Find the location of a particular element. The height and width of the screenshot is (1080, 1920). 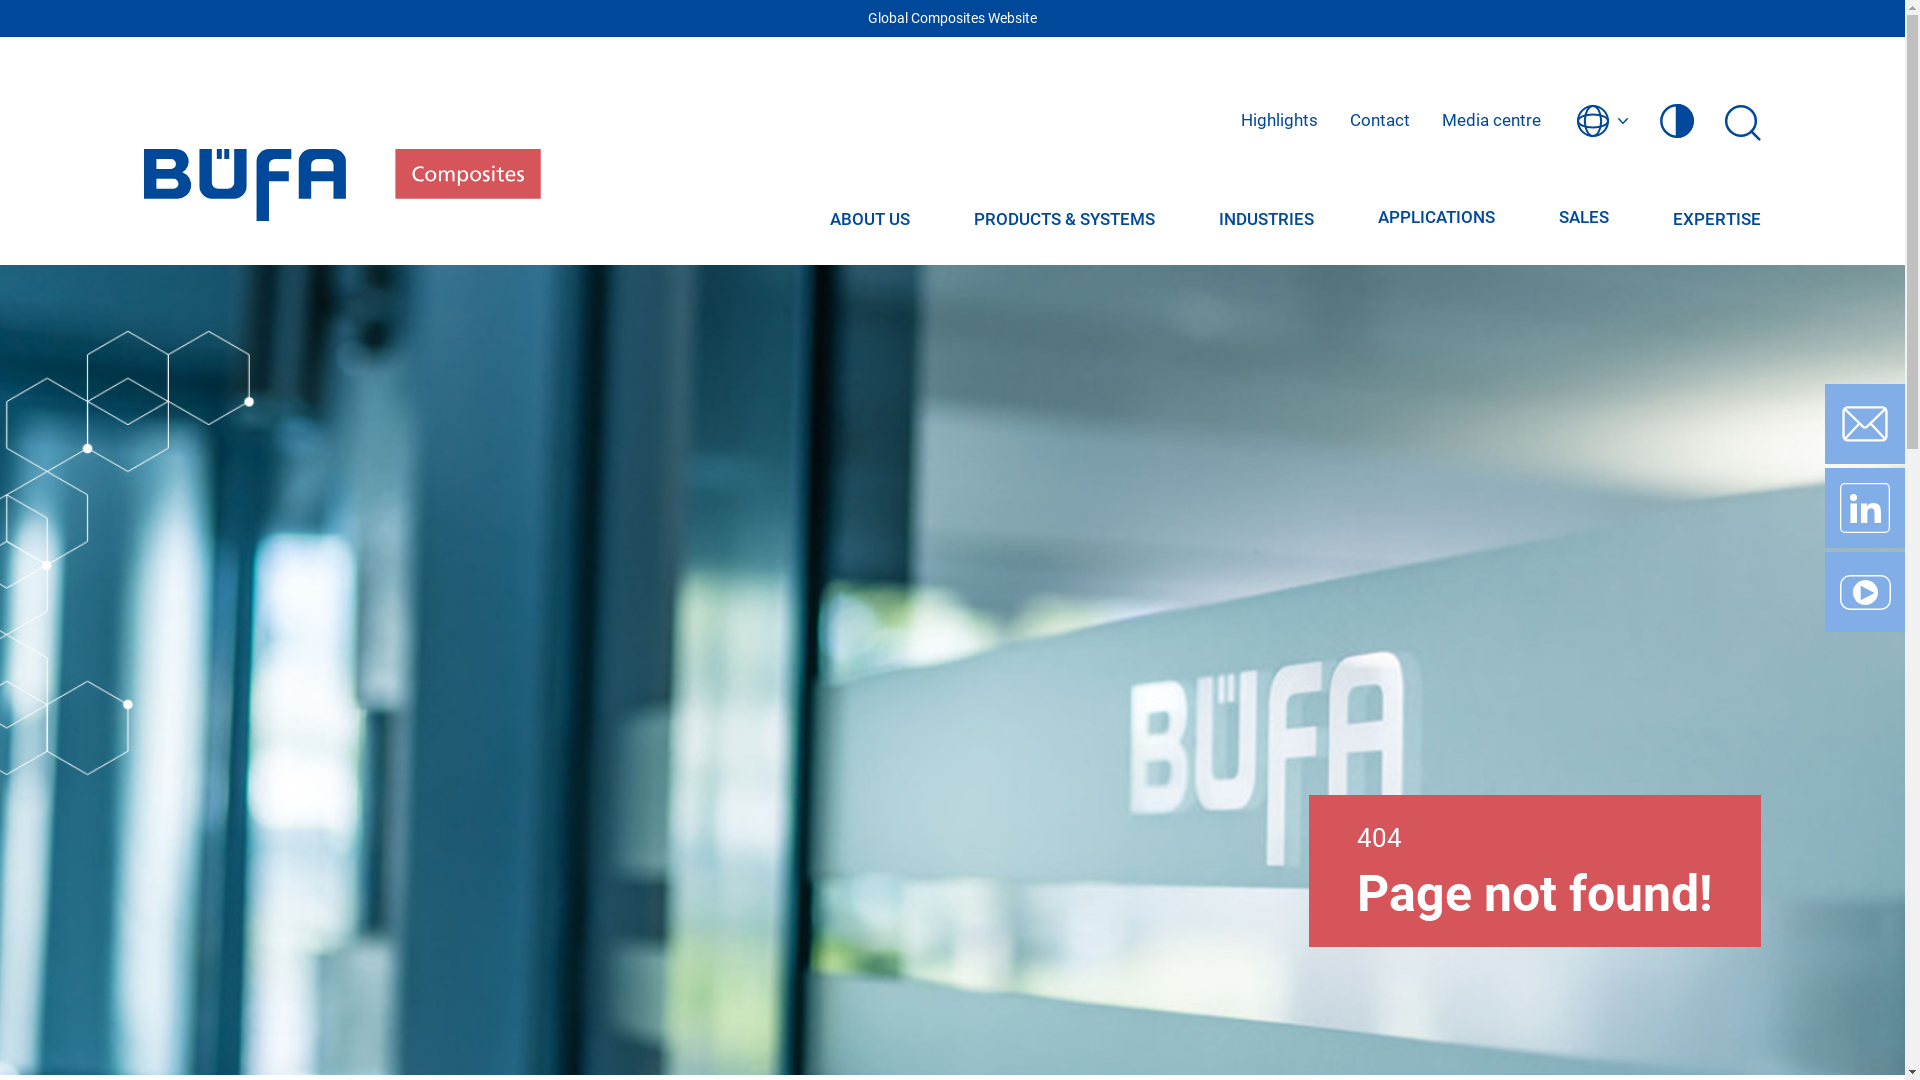

'APPLICATIONS' is located at coordinates (1435, 218).